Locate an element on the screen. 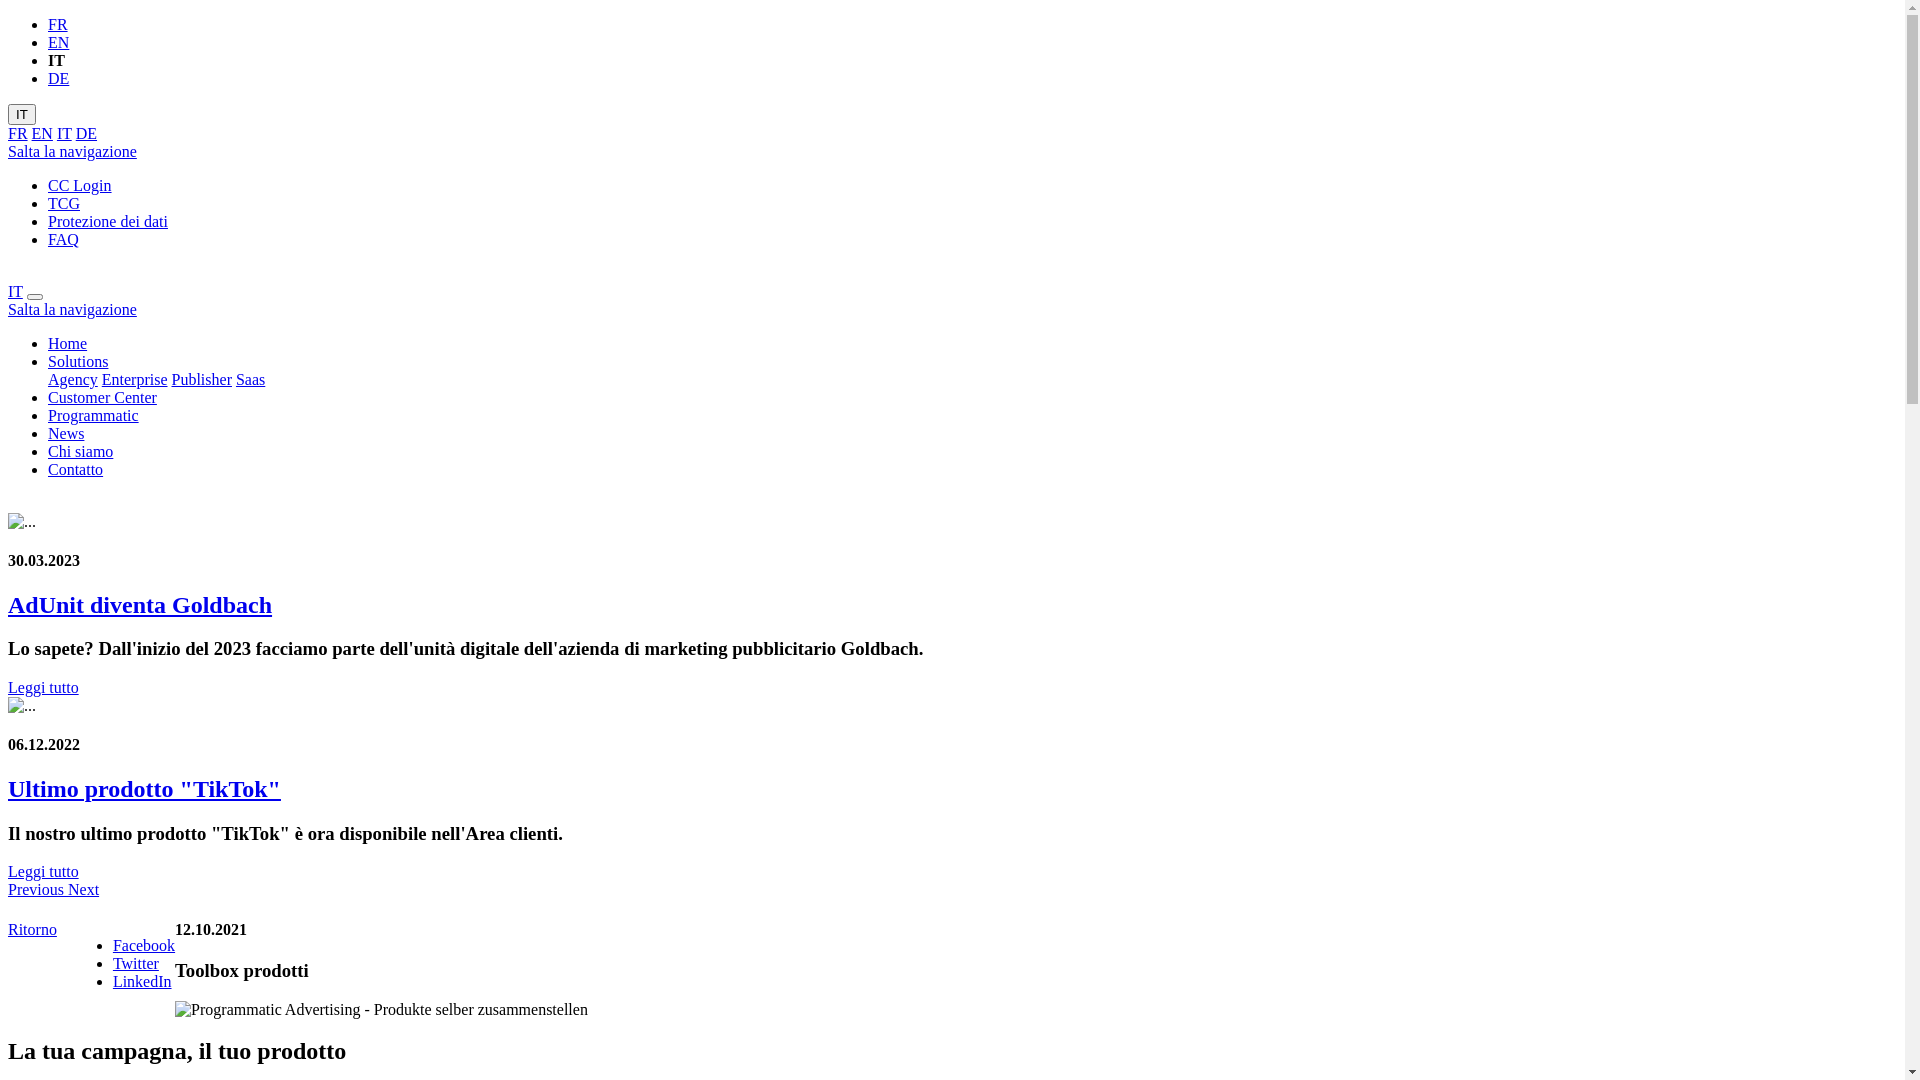 This screenshot has height=1080, width=1920. 'Agency' is located at coordinates (72, 379).